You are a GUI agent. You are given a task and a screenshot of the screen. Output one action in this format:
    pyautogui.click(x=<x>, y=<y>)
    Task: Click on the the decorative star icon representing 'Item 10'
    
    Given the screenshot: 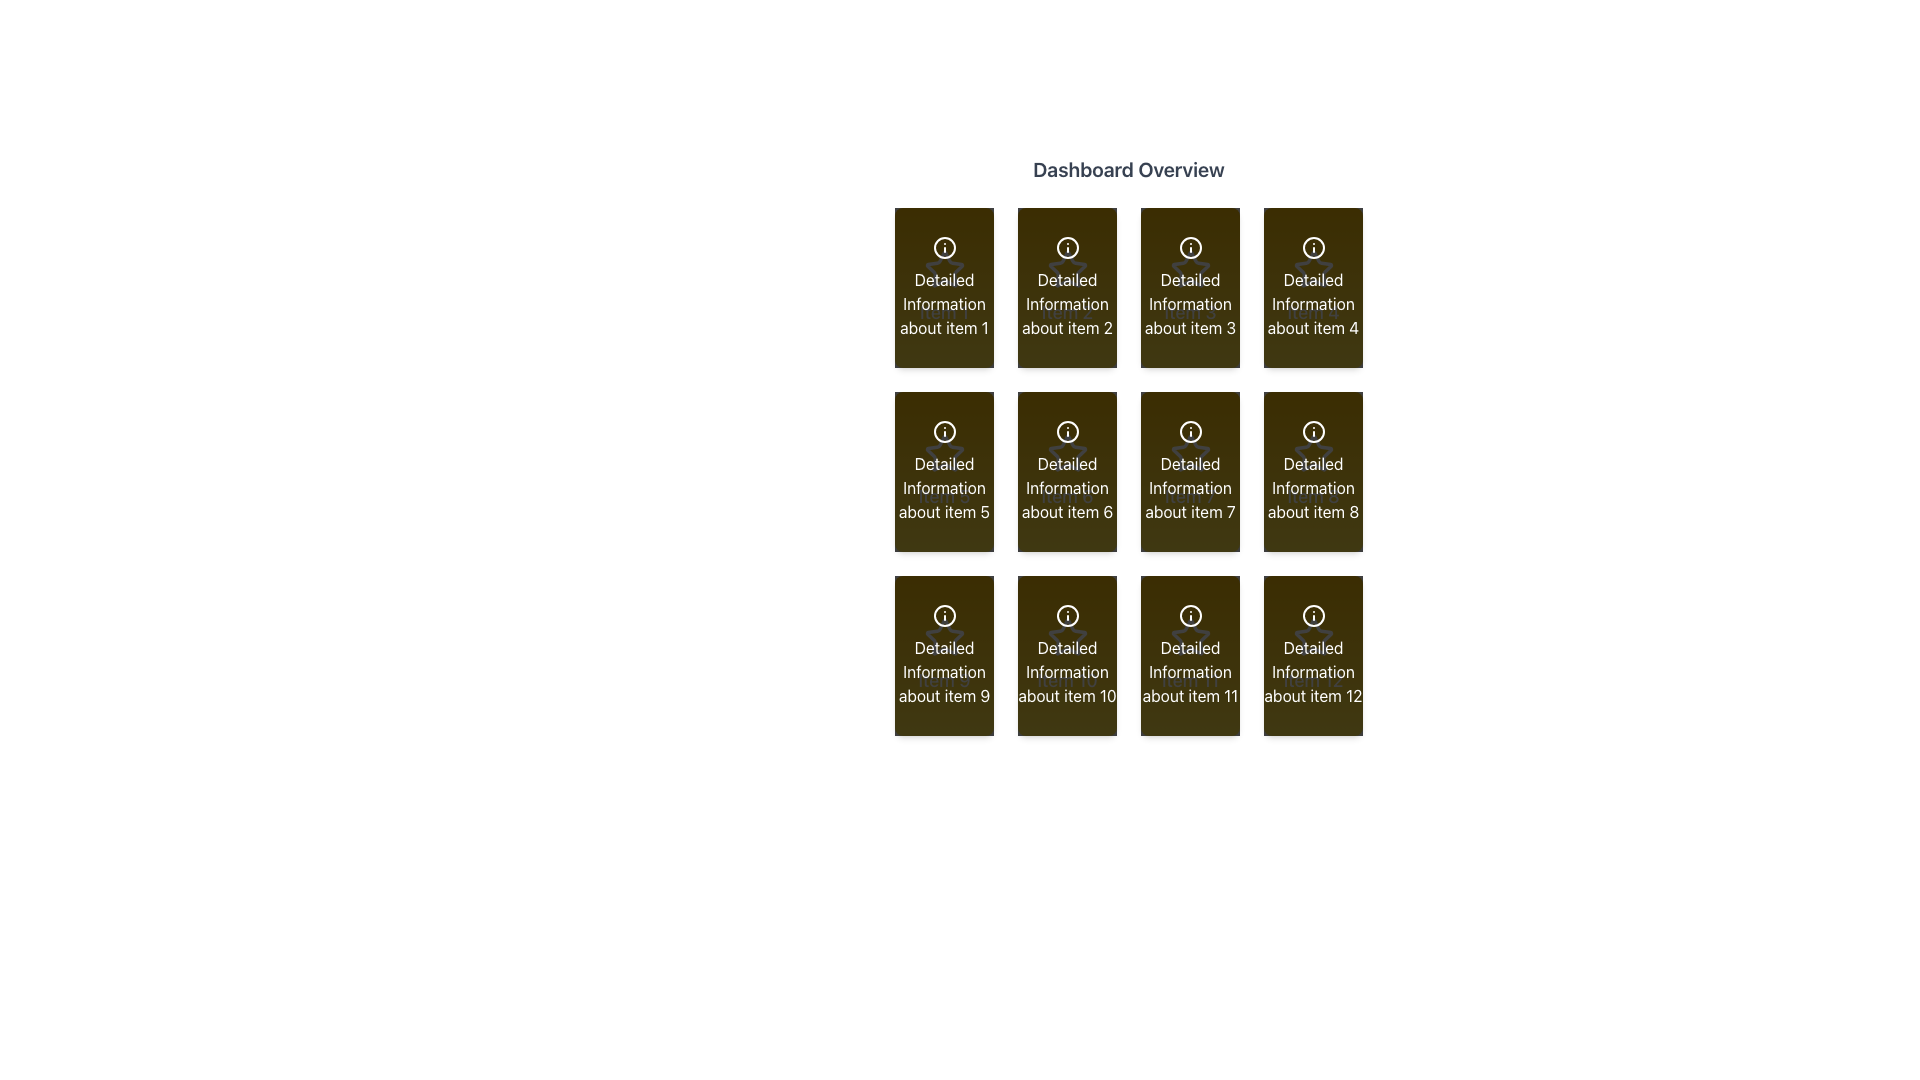 What is the action you would take?
    pyautogui.click(x=1066, y=637)
    